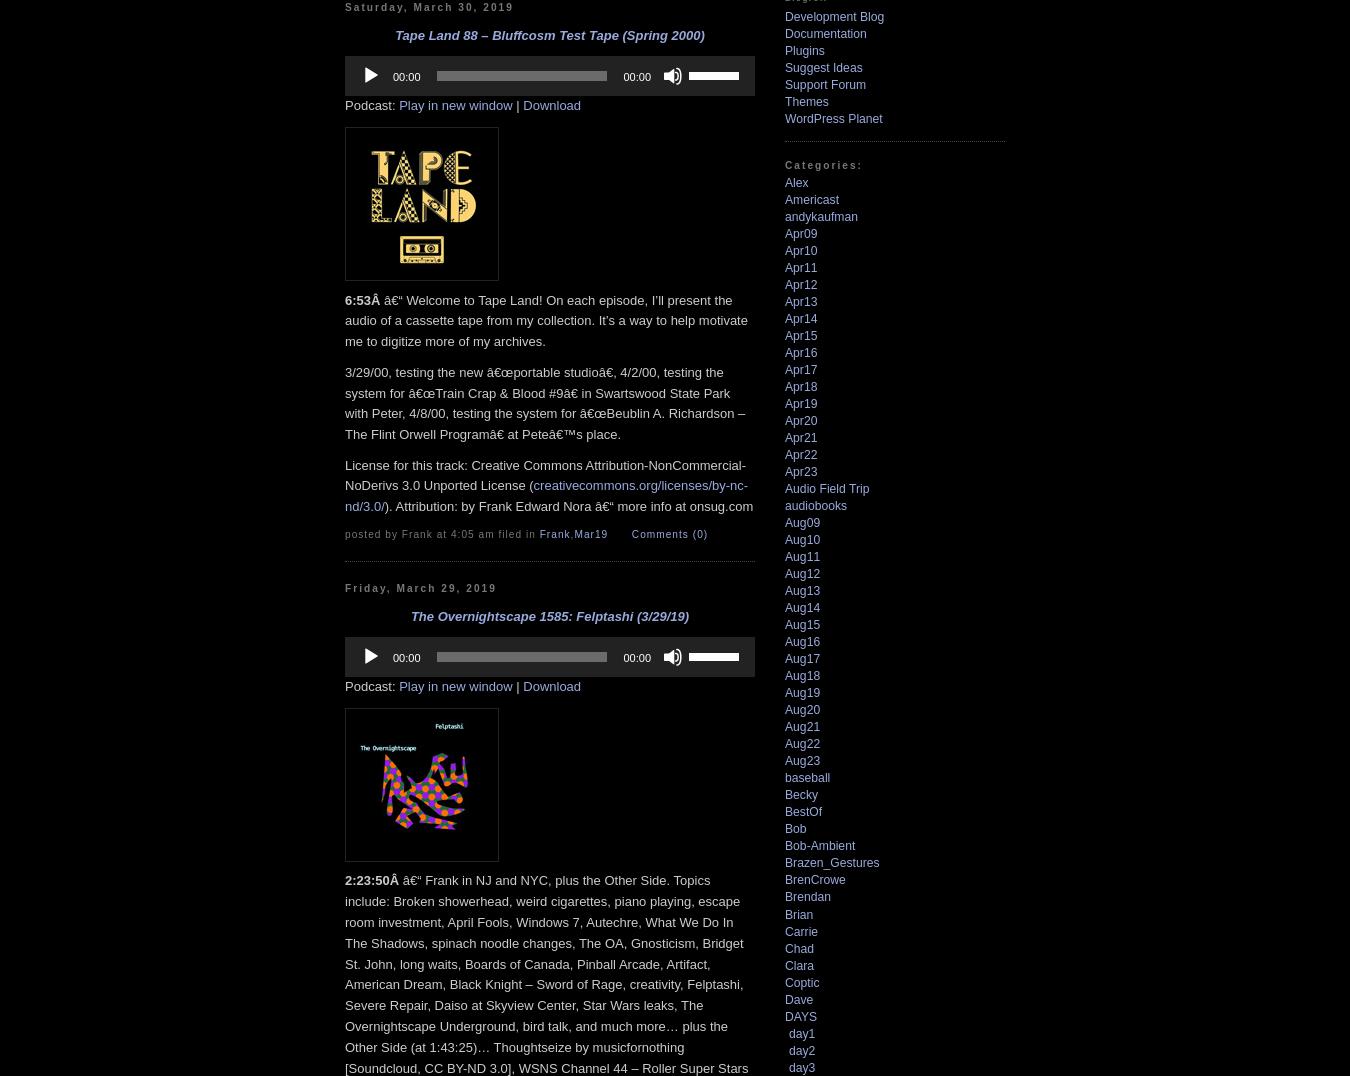 This screenshot has width=1350, height=1076. I want to click on 'andykaufman', so click(821, 214).